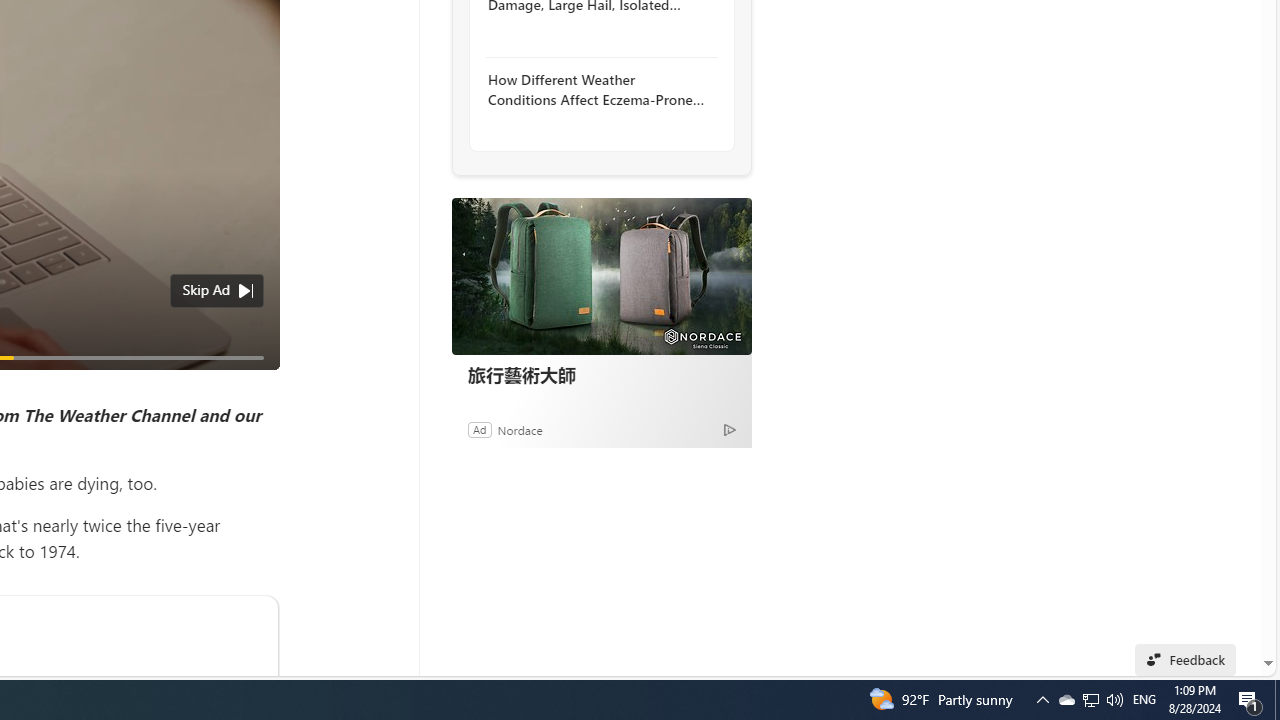  I want to click on 'Skip Ad', so click(206, 290).